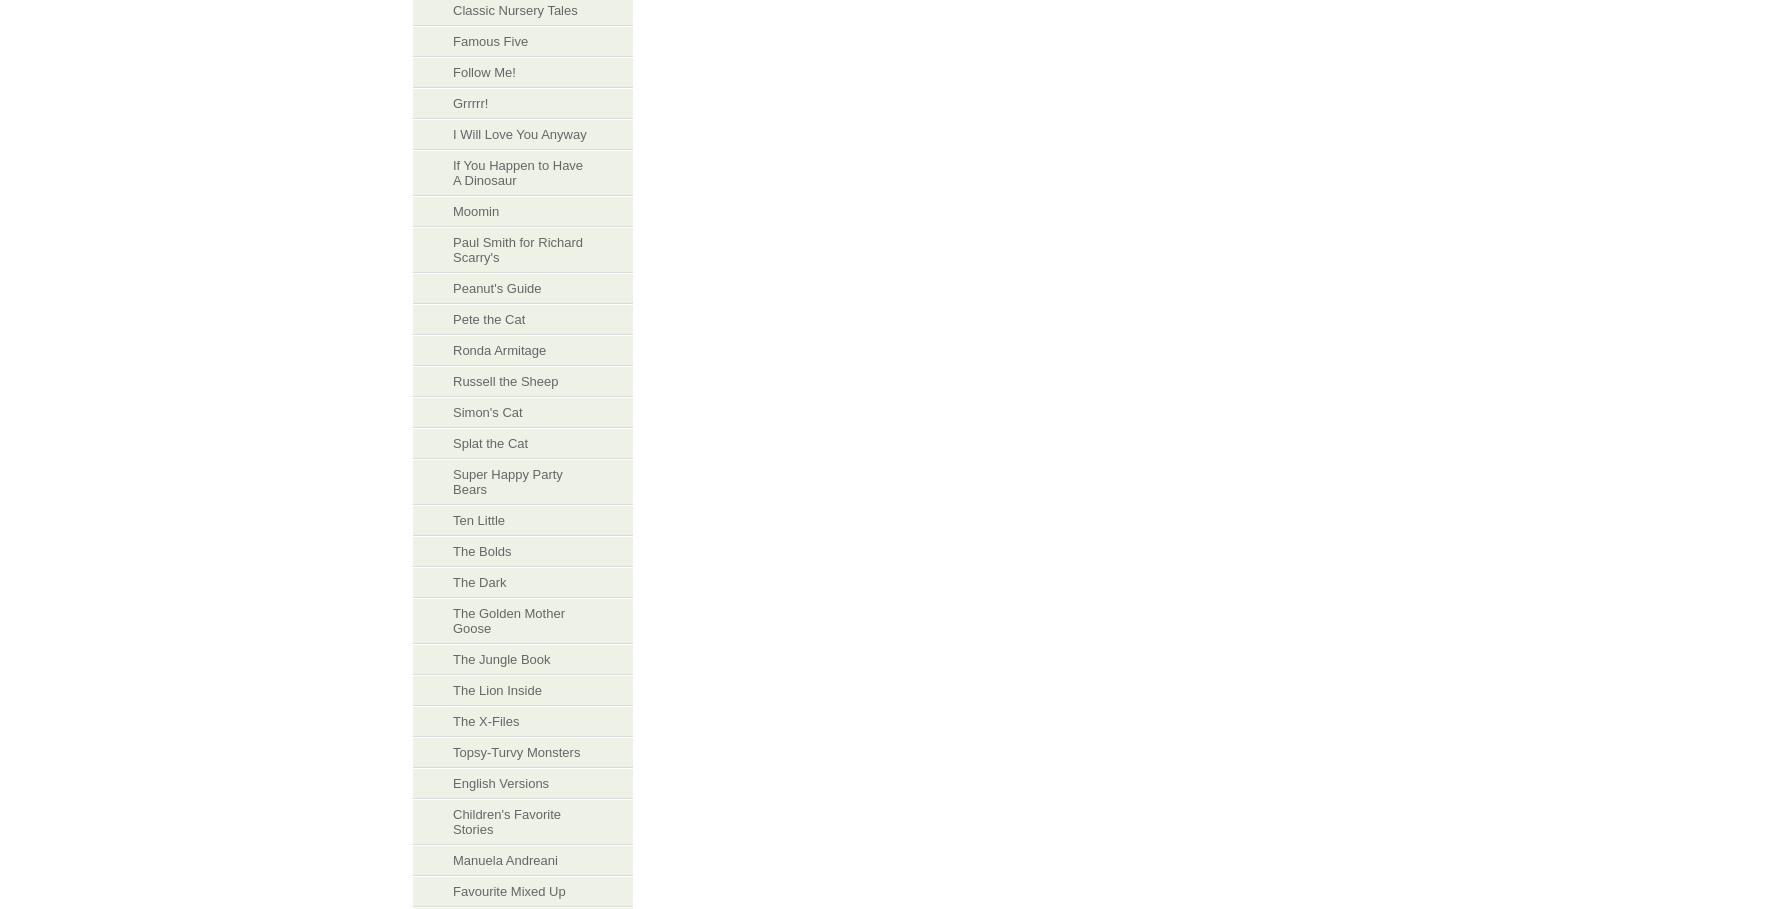  What do you see at coordinates (452, 482) in the screenshot?
I see `'Super Happy Party Bears'` at bounding box center [452, 482].